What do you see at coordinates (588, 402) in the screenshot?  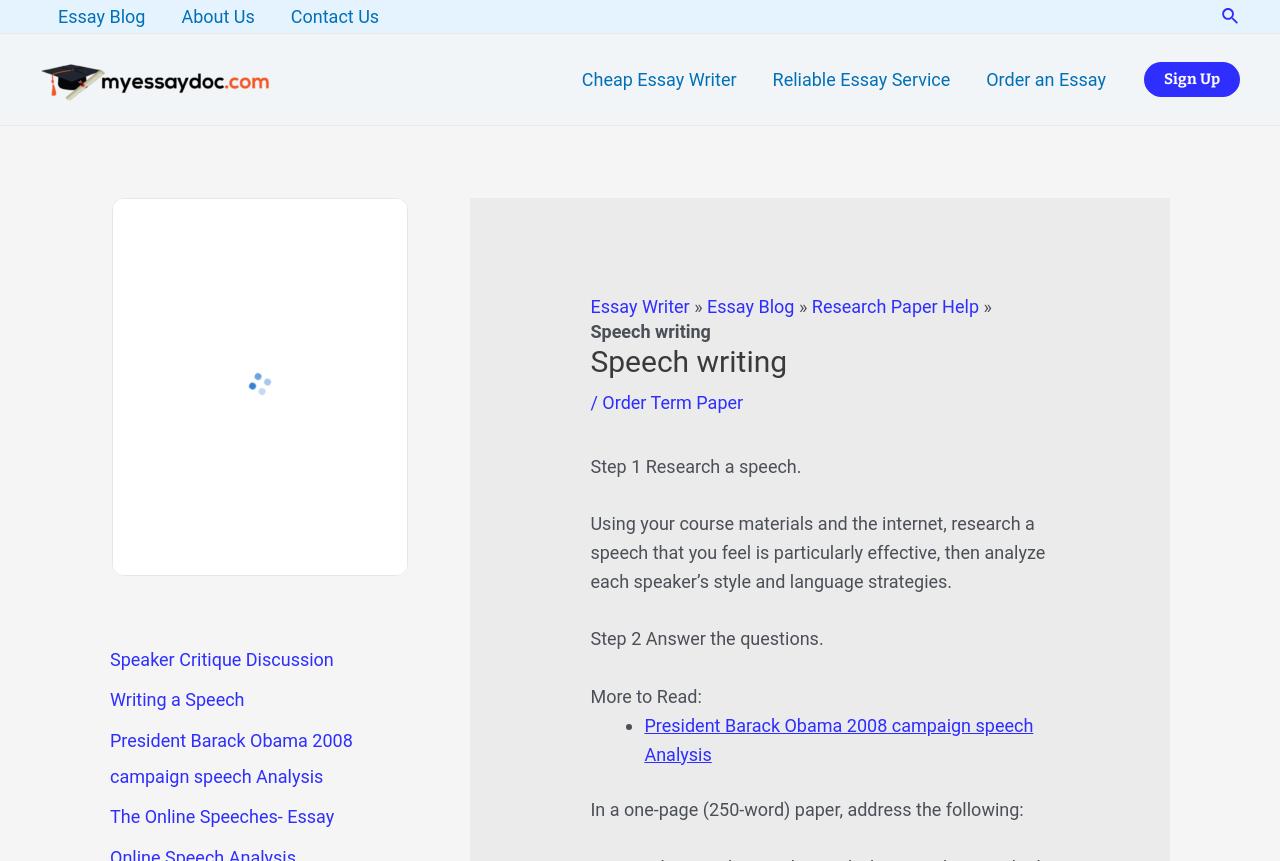 I see `'/'` at bounding box center [588, 402].